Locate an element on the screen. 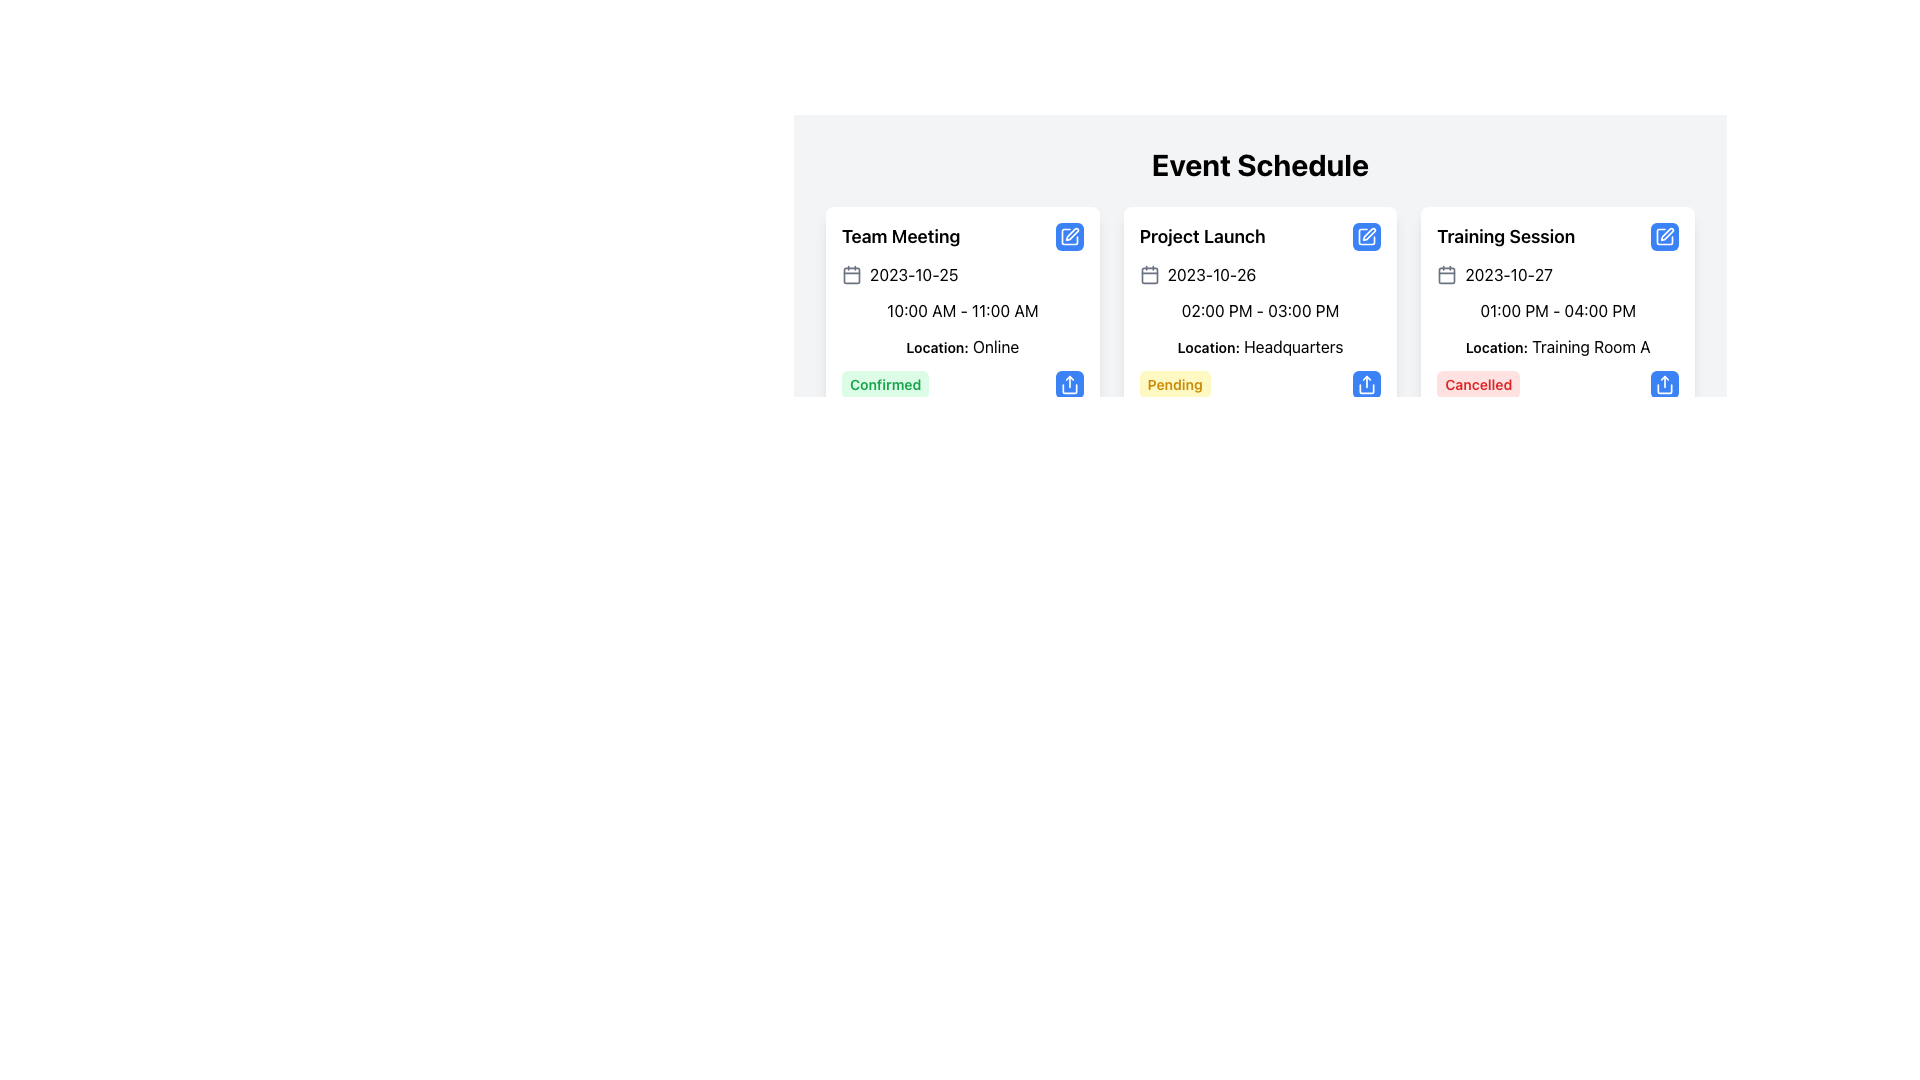 The height and width of the screenshot is (1080, 1920). the text display showing '2023-10-26' located within the 'Project Launch' card in the 'Event Schedule' is located at coordinates (1211, 274).